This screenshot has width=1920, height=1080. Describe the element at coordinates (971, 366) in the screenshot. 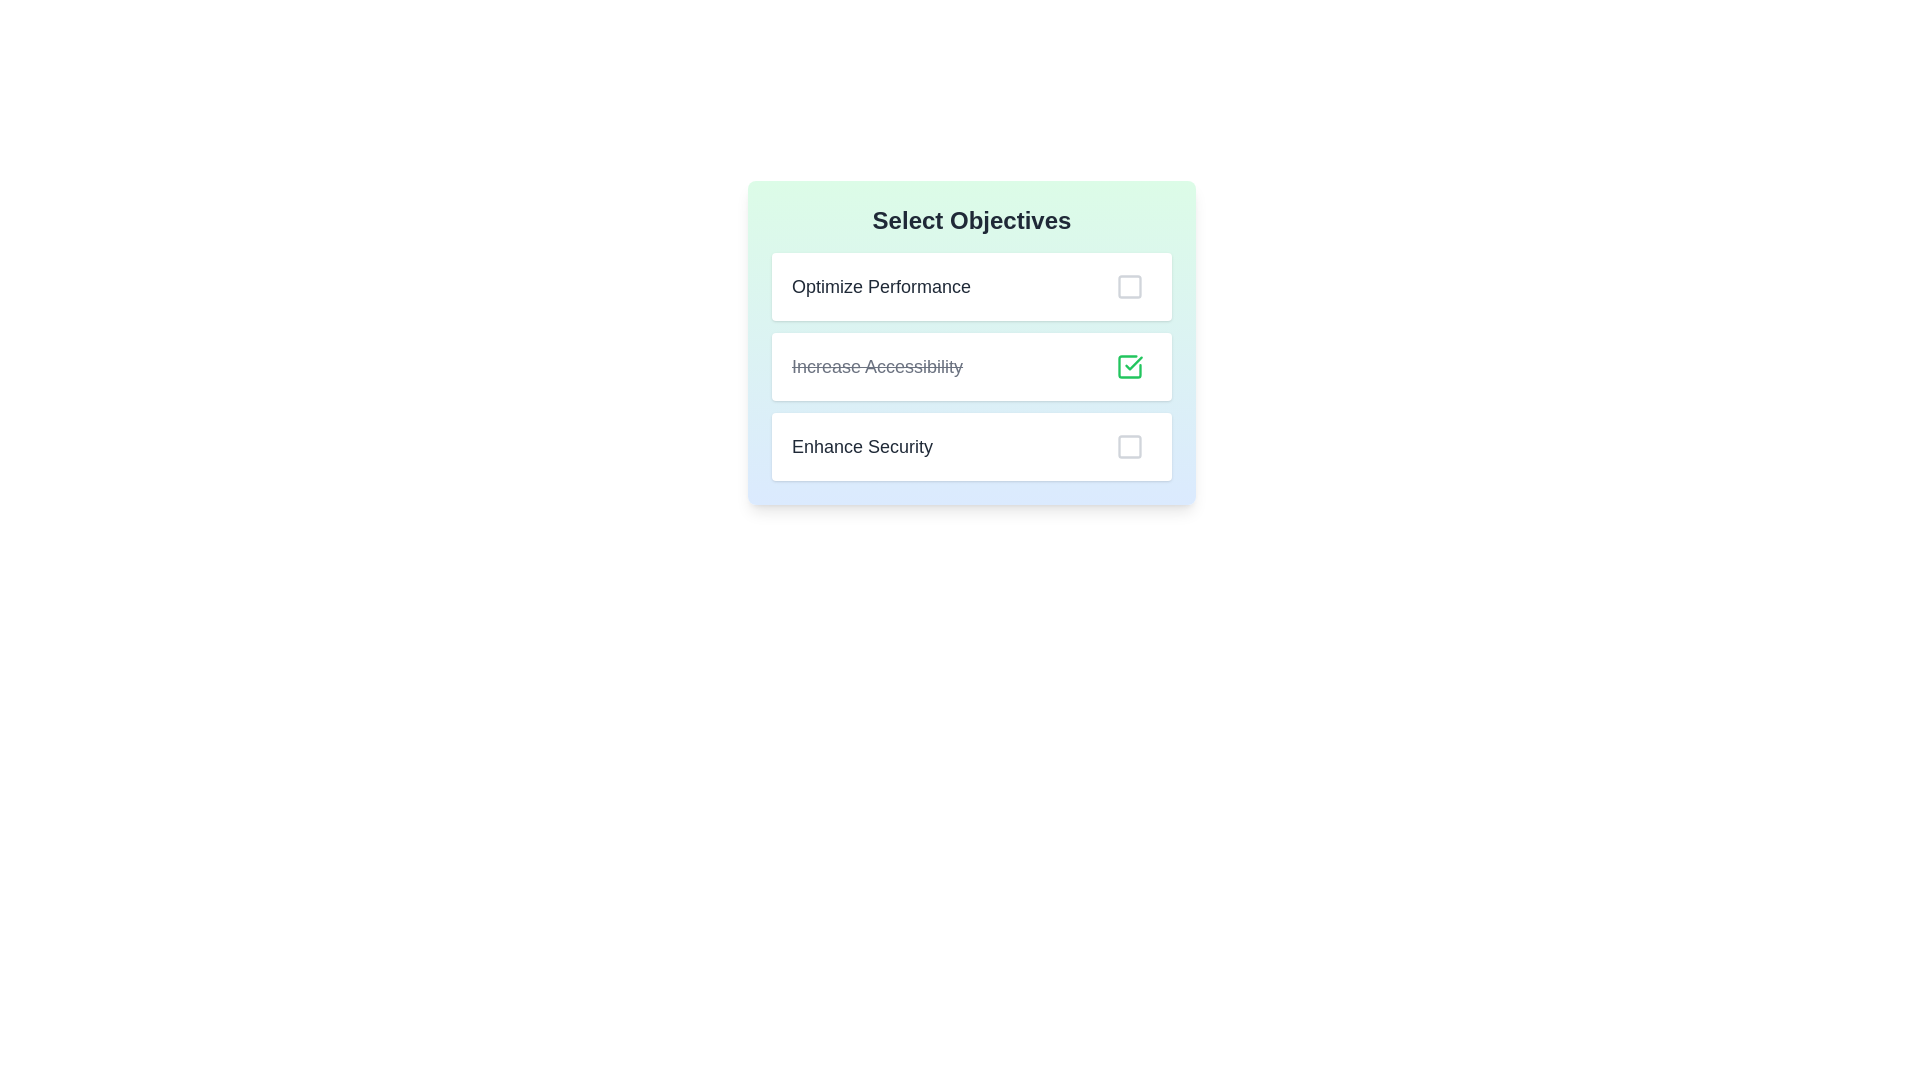

I see `the checkbox of the second list item in the checklist, which is marked as completed` at that location.